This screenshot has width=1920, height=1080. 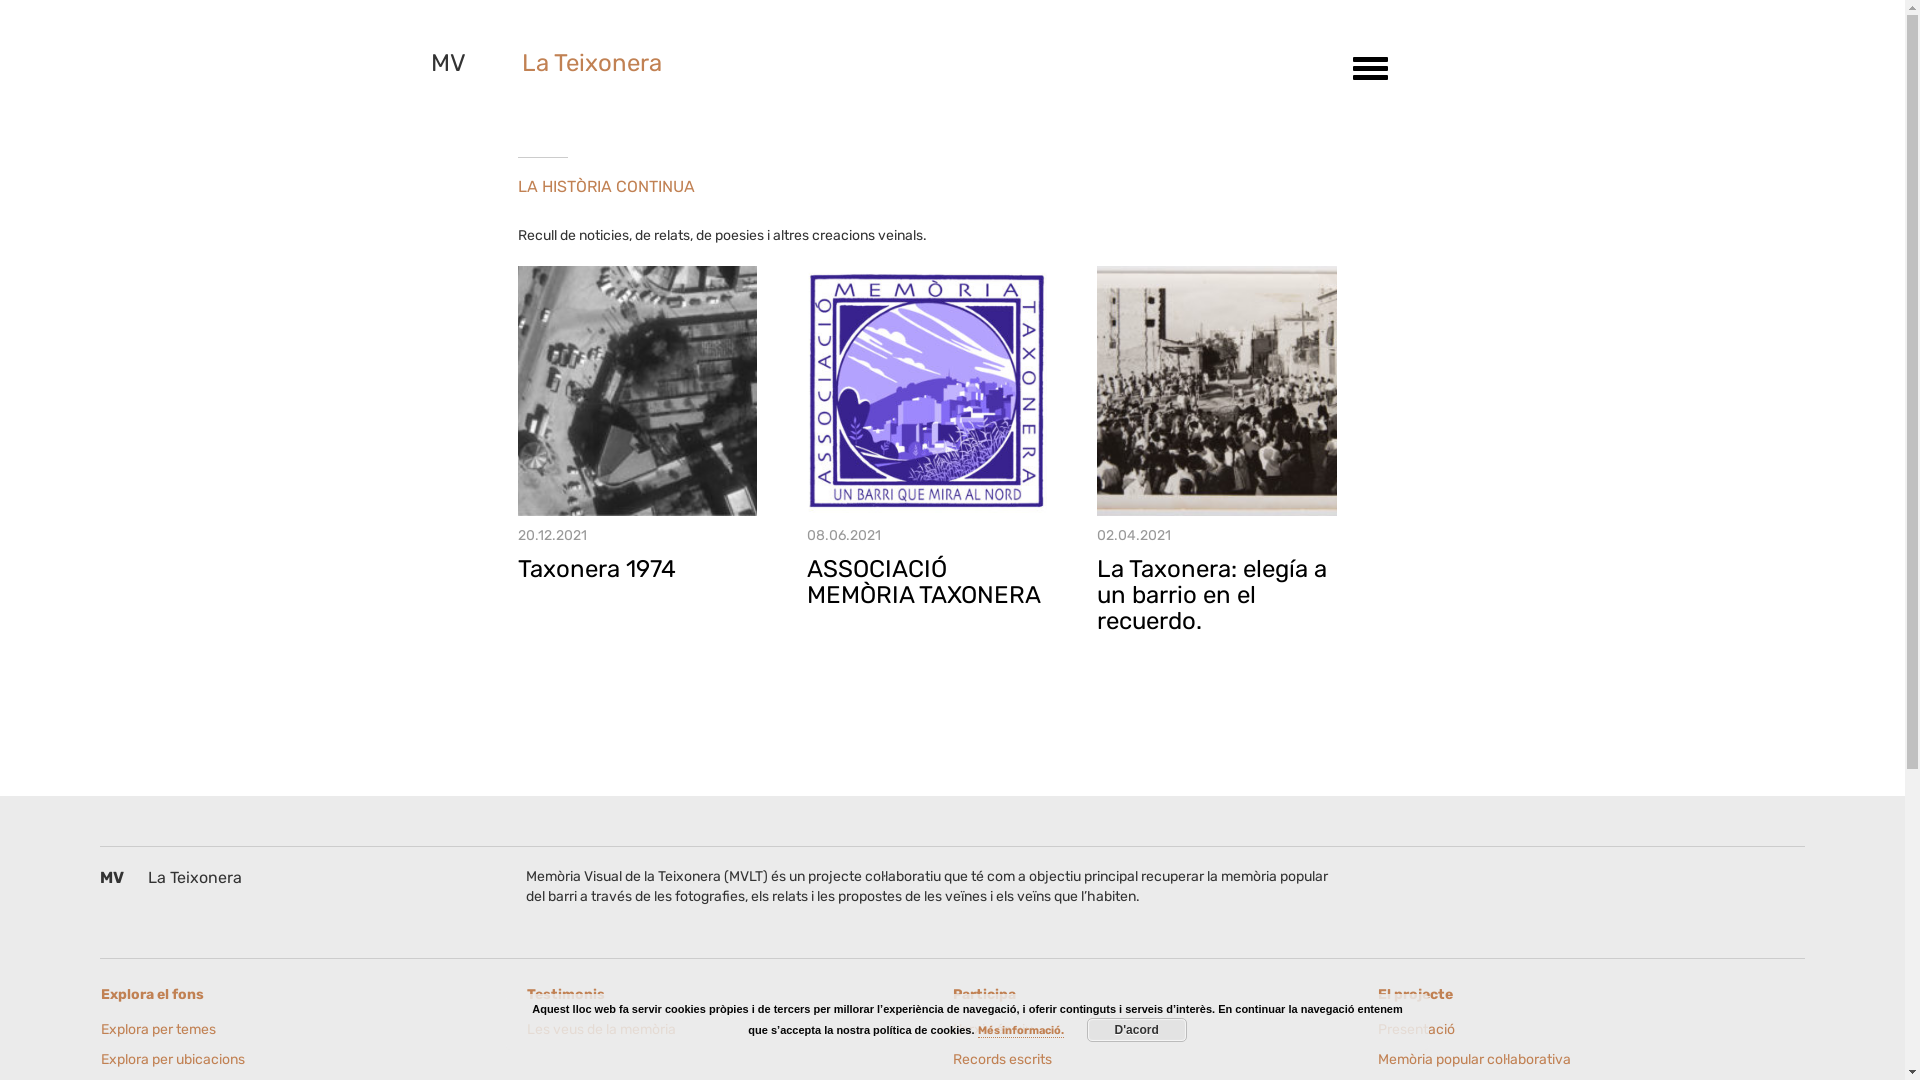 I want to click on 'D'acord', so click(x=1137, y=1029).